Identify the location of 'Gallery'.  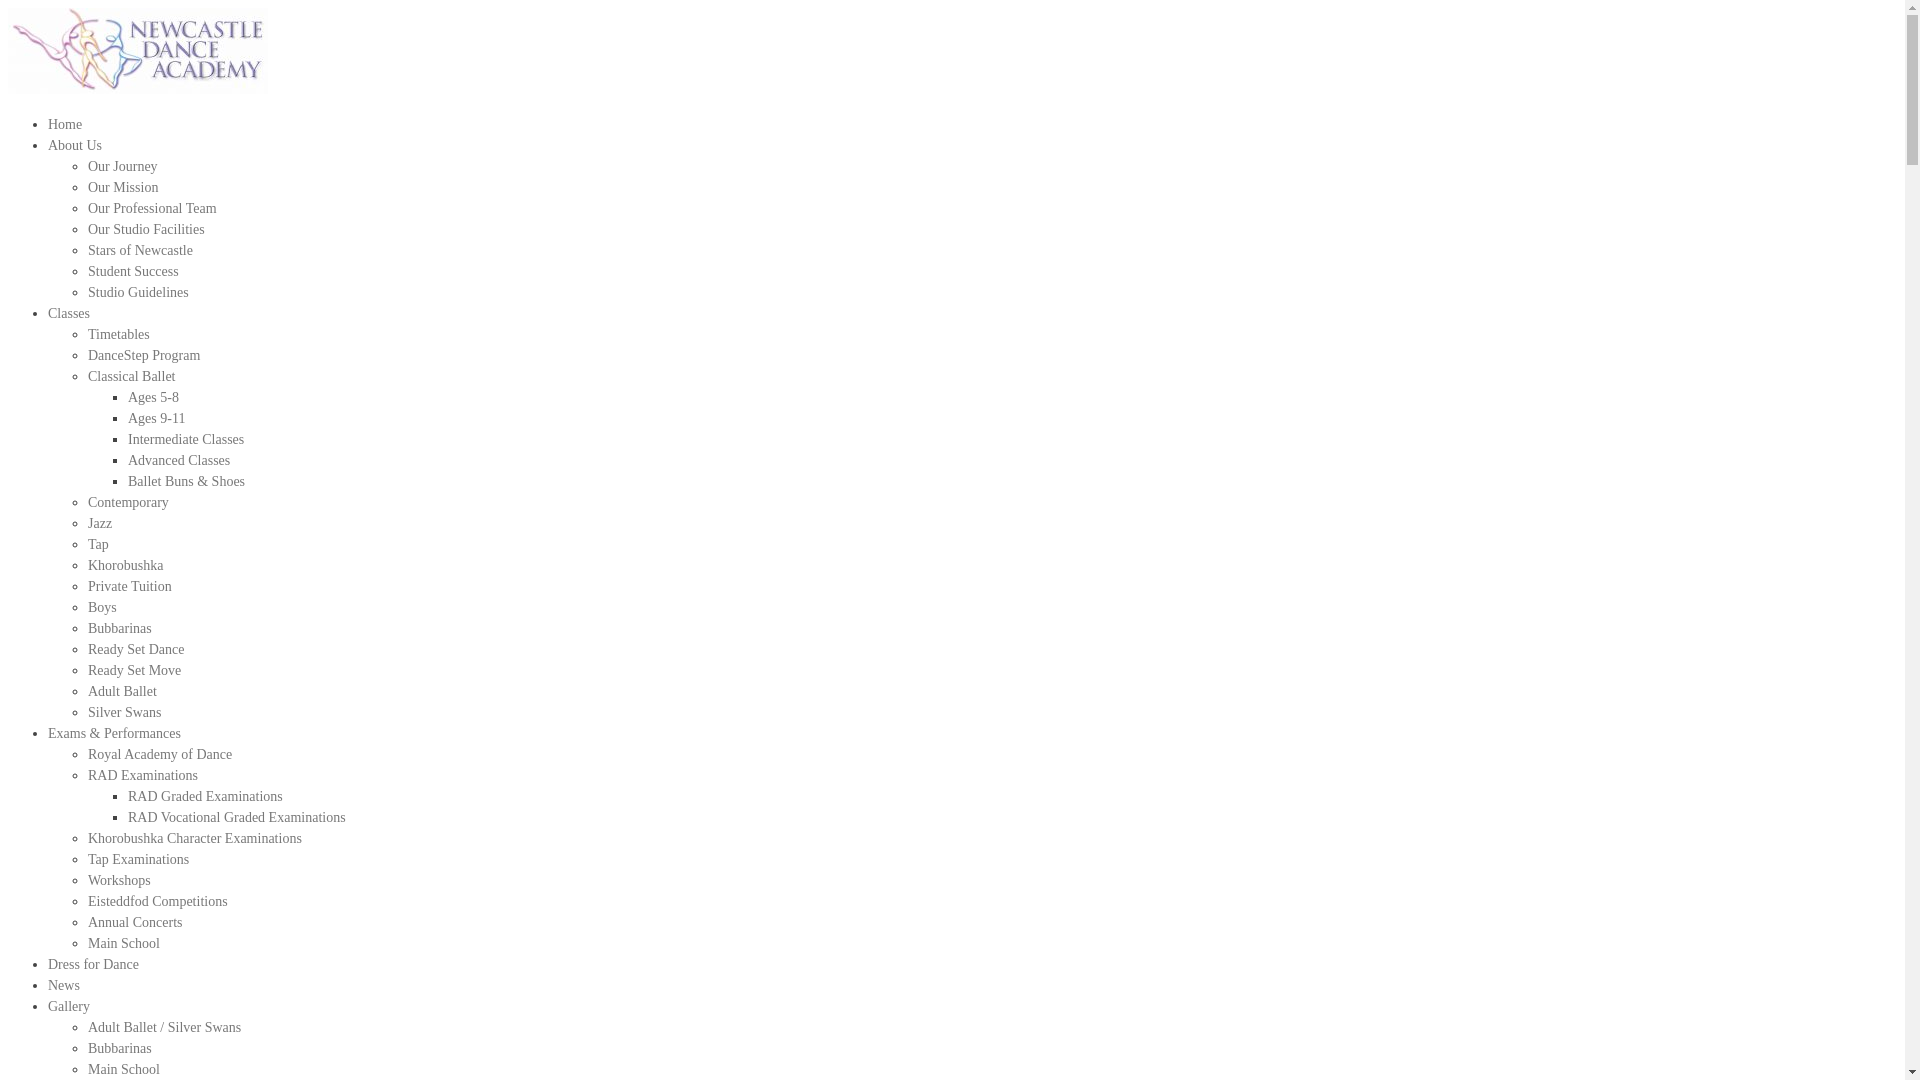
(68, 1006).